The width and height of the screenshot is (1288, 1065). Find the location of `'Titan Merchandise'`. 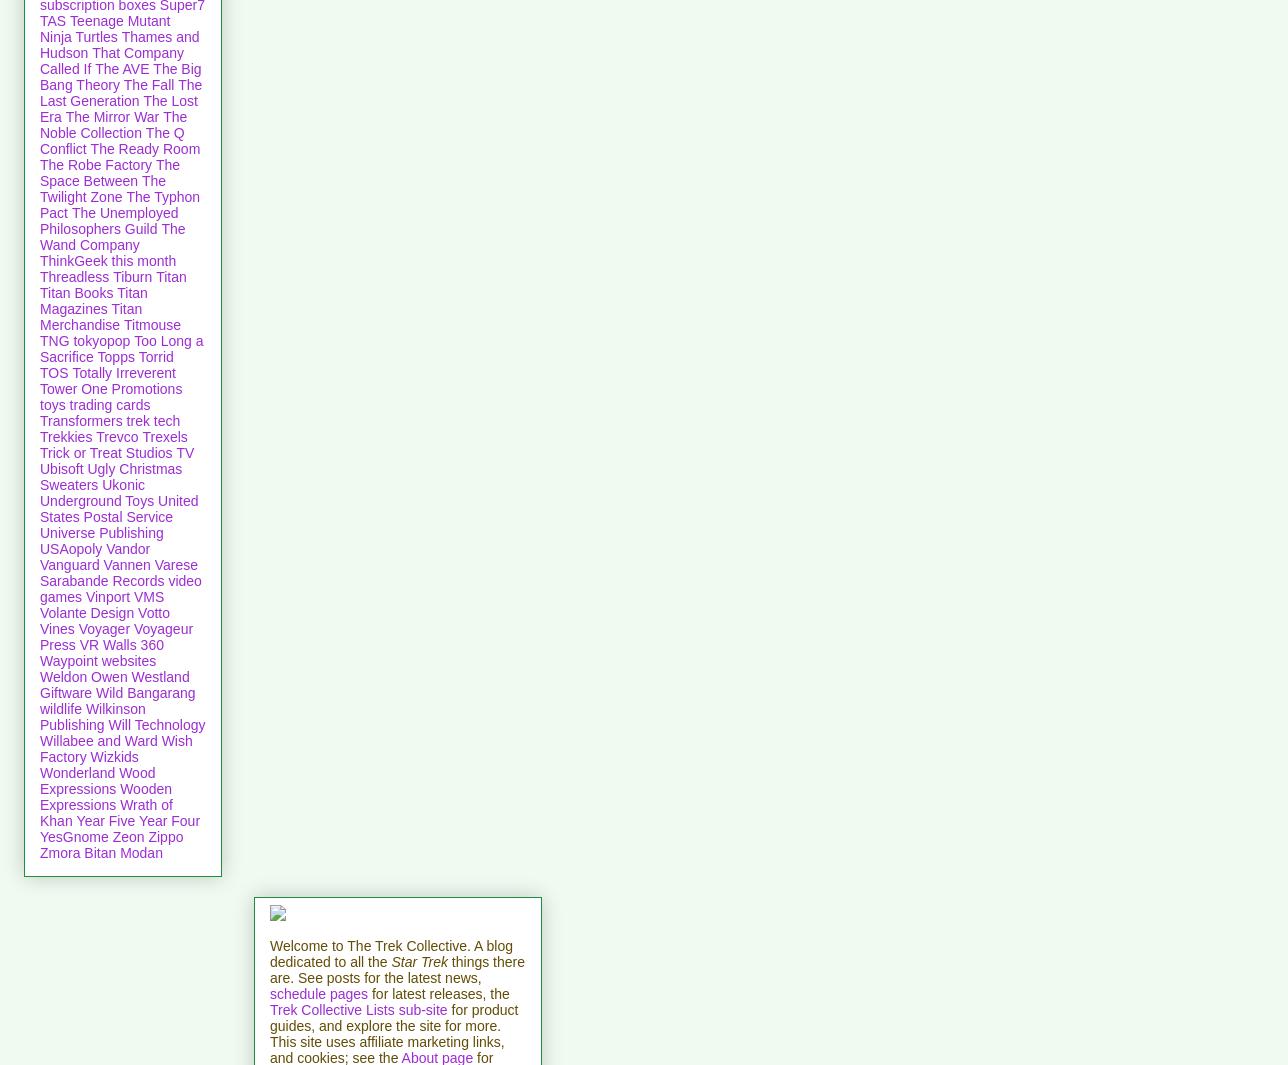

'Titan Merchandise' is located at coordinates (91, 314).